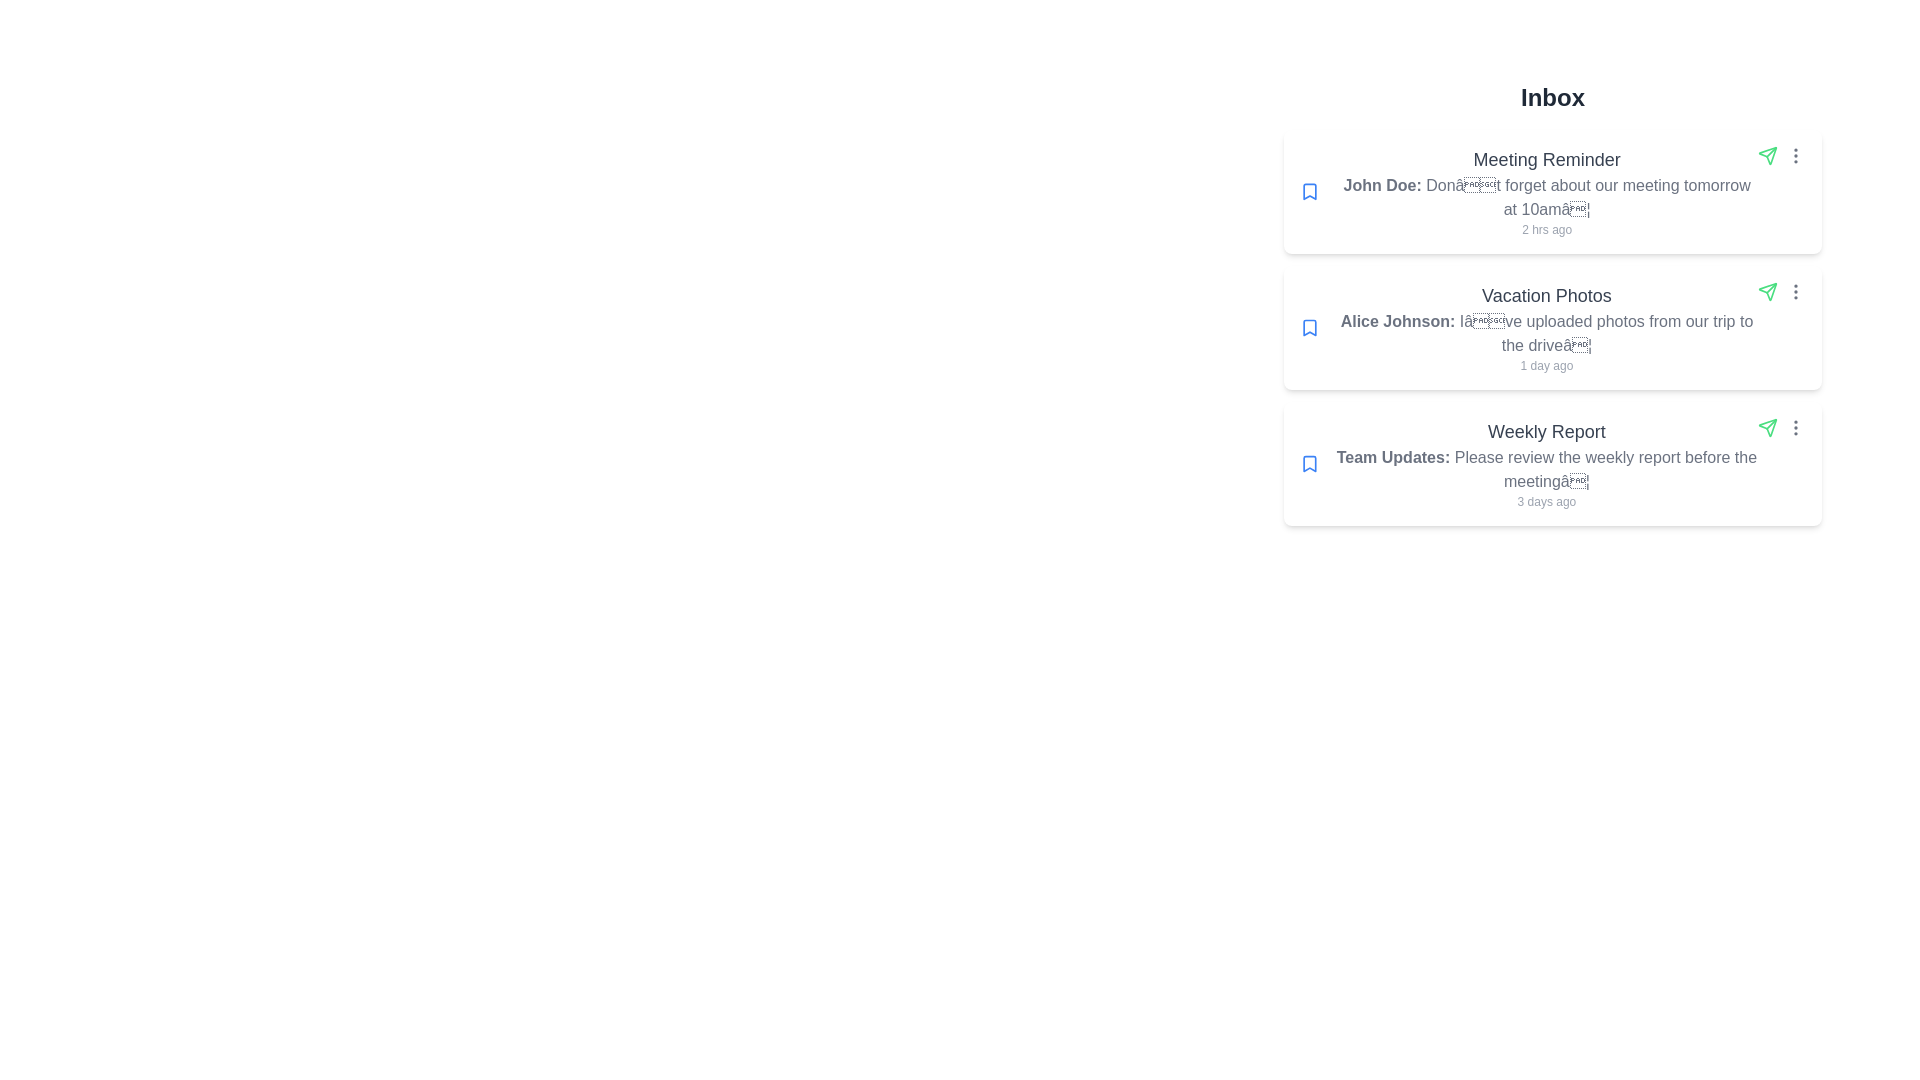 This screenshot has height=1080, width=1920. What do you see at coordinates (1310, 463) in the screenshot?
I see `bookmark icon for the message with subject Weekly Report` at bounding box center [1310, 463].